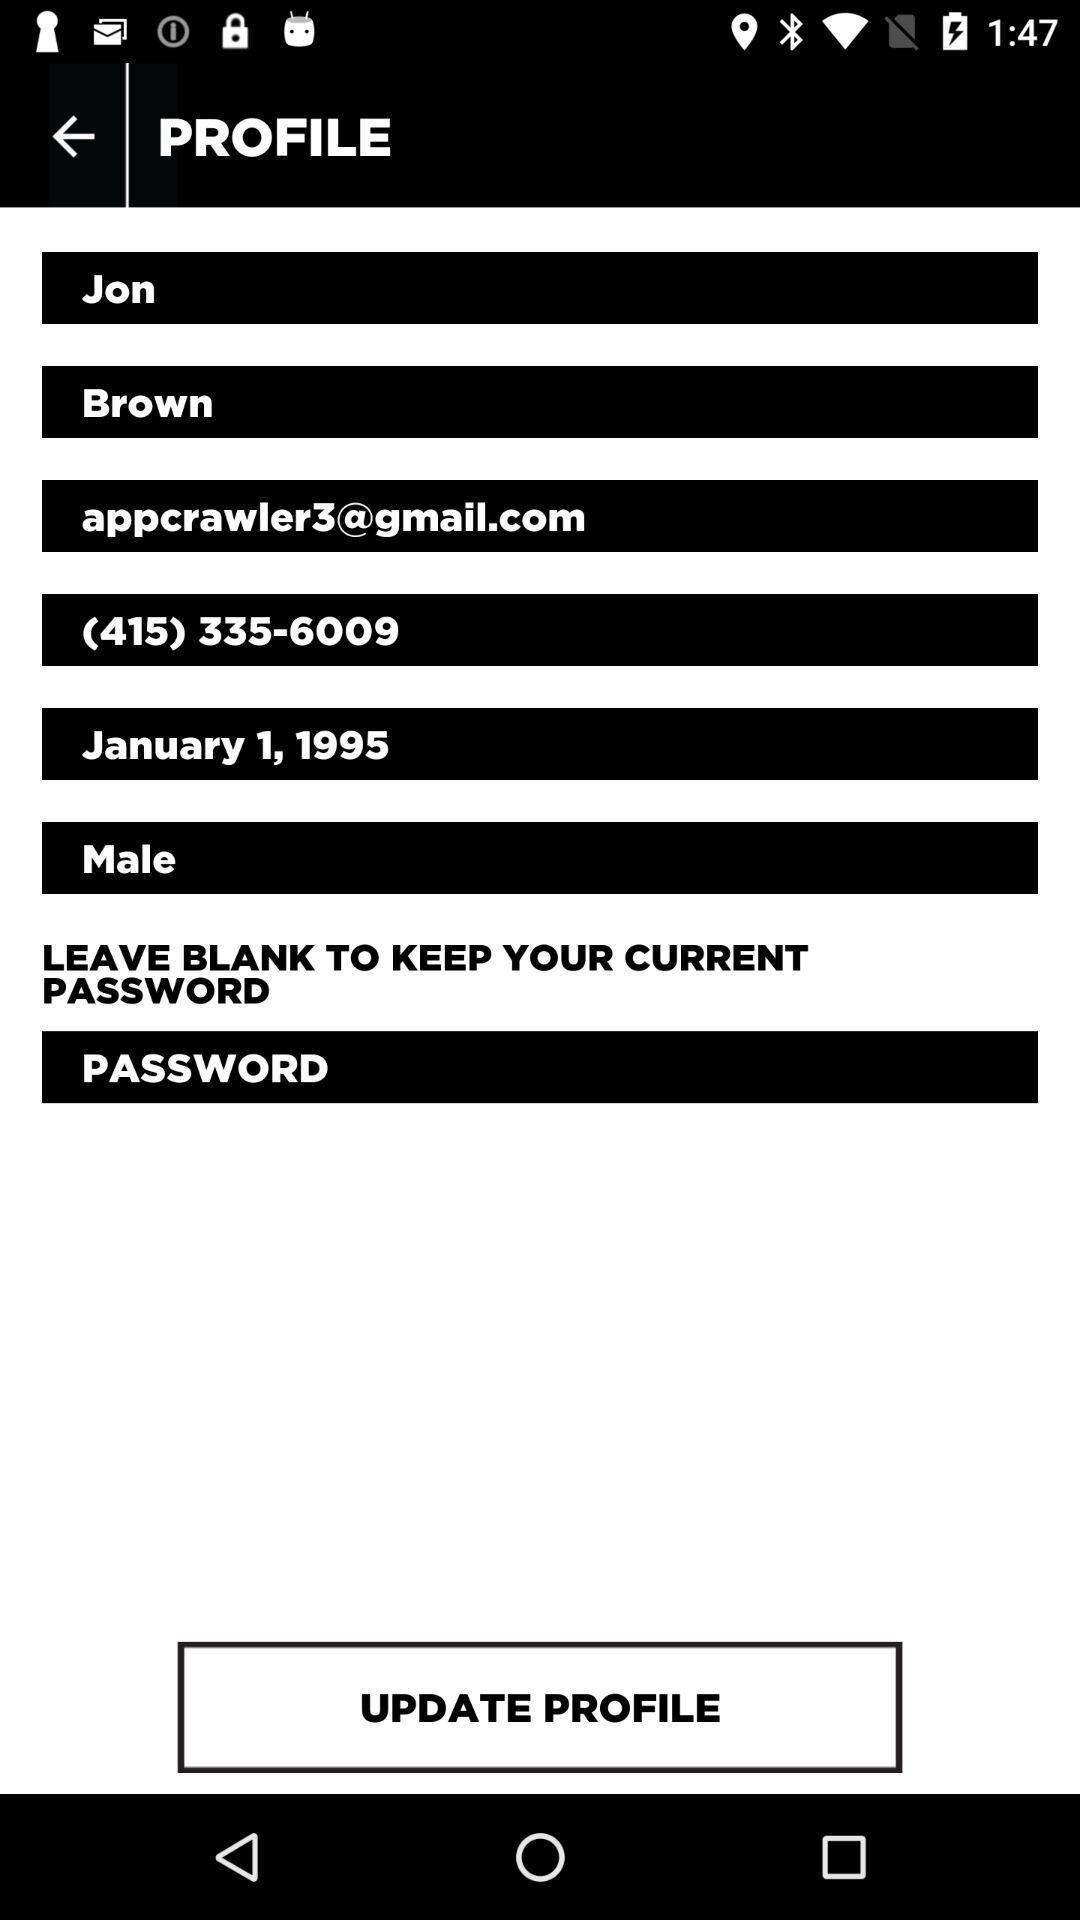 Image resolution: width=1080 pixels, height=1920 pixels. What do you see at coordinates (540, 287) in the screenshot?
I see `icon above the brown item` at bounding box center [540, 287].